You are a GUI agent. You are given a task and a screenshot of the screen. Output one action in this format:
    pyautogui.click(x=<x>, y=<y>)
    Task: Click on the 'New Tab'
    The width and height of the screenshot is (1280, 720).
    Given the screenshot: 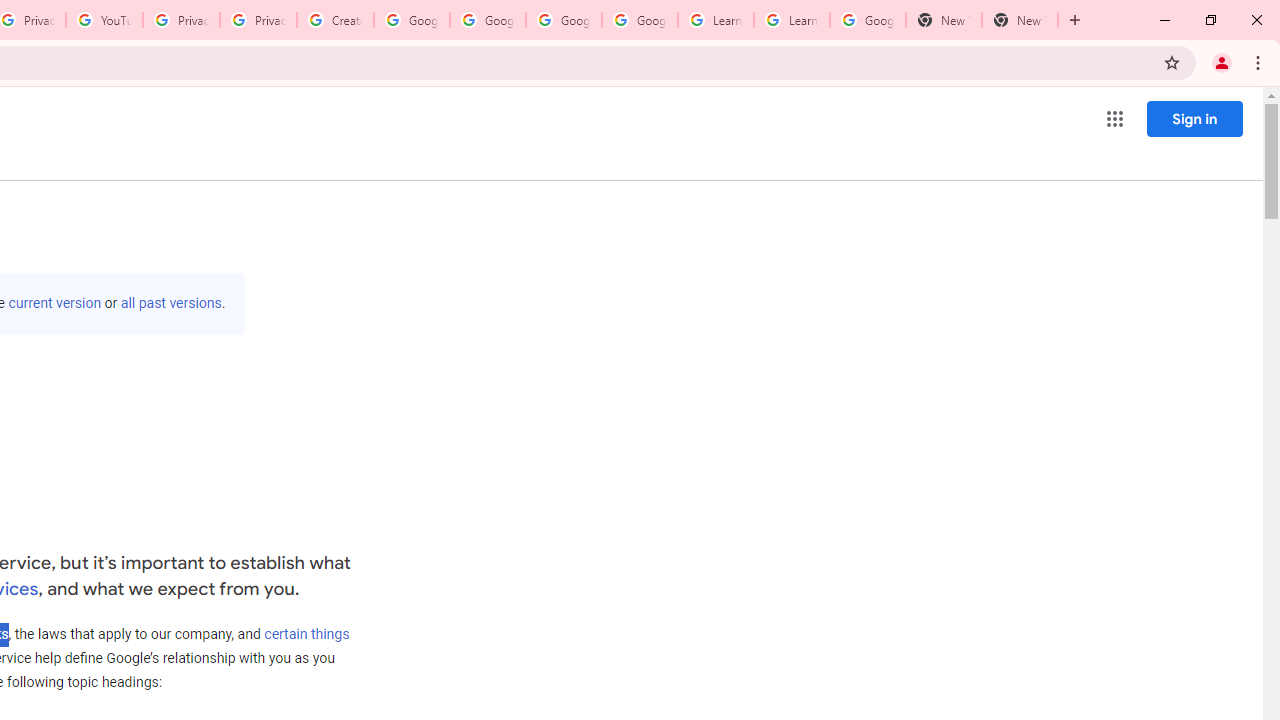 What is the action you would take?
    pyautogui.click(x=1020, y=20)
    